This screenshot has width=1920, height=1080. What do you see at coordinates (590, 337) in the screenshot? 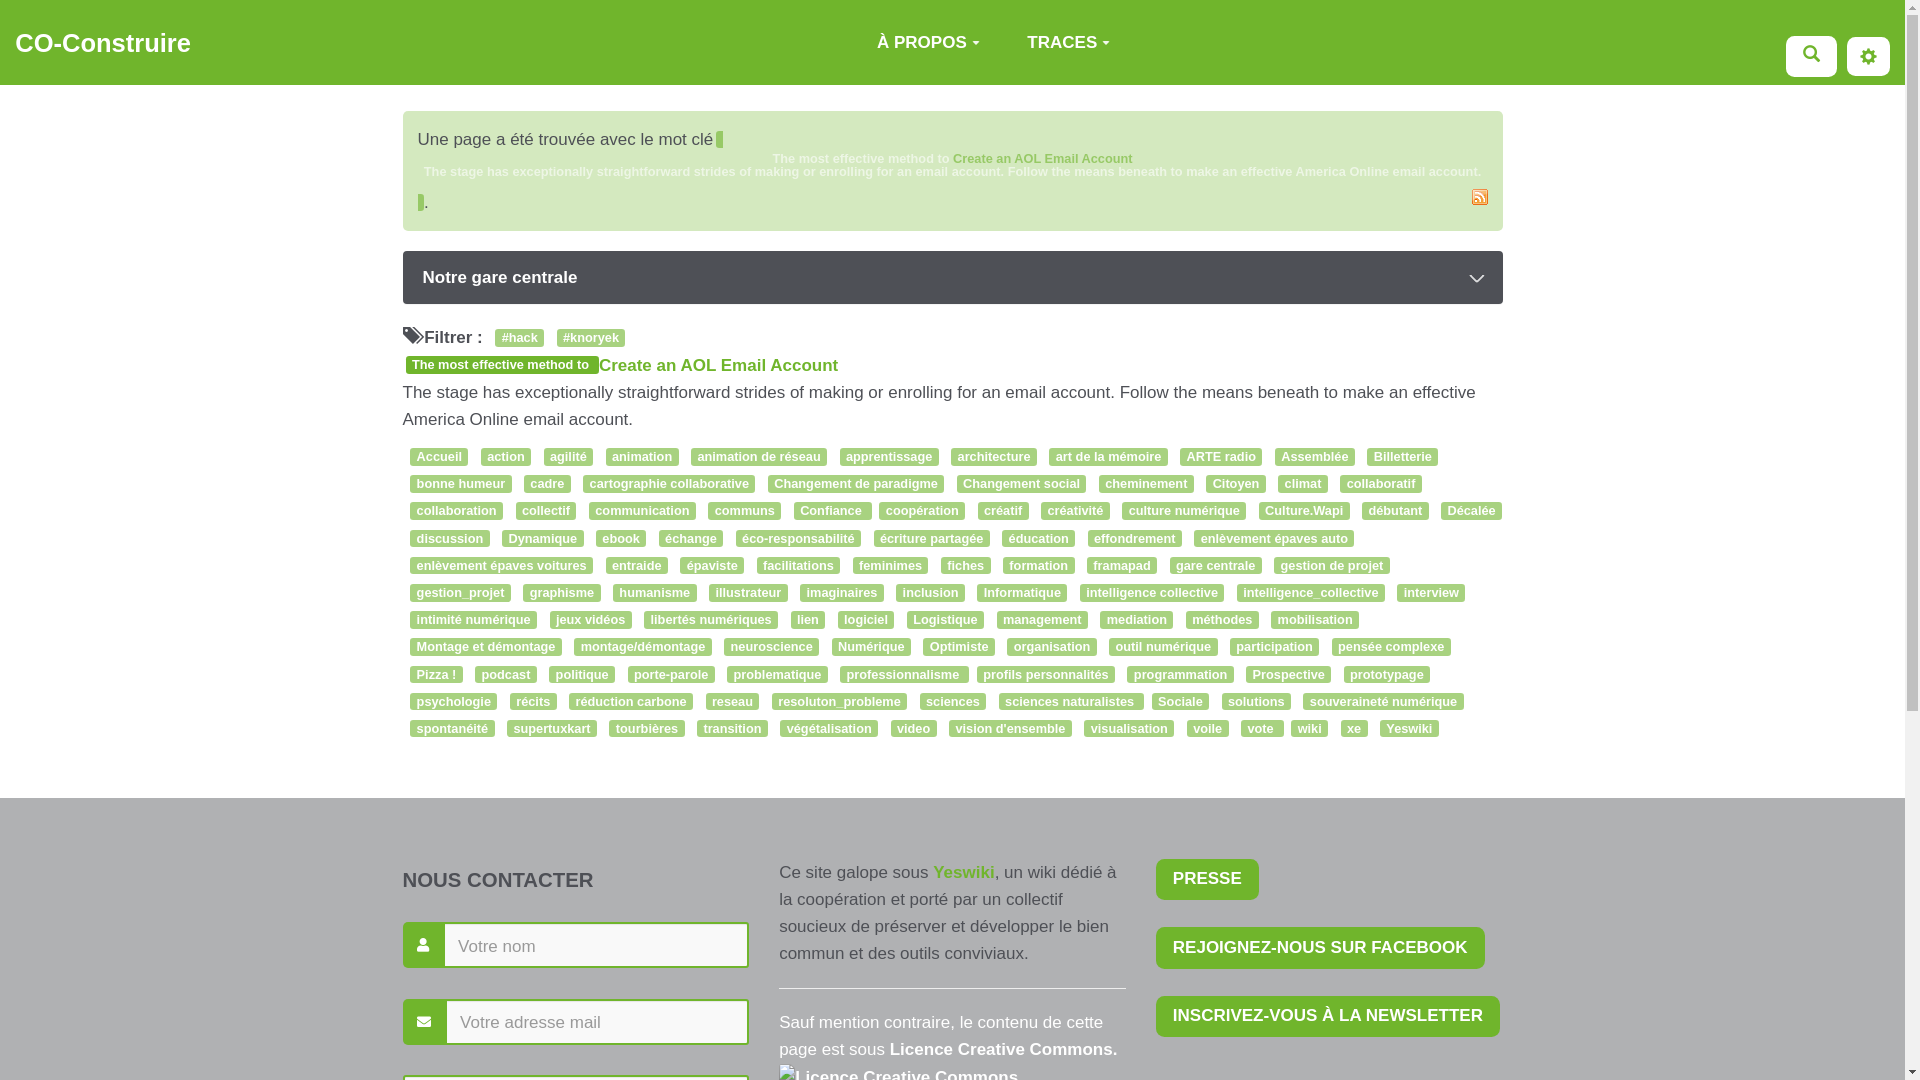
I see `'#knoryek'` at bounding box center [590, 337].